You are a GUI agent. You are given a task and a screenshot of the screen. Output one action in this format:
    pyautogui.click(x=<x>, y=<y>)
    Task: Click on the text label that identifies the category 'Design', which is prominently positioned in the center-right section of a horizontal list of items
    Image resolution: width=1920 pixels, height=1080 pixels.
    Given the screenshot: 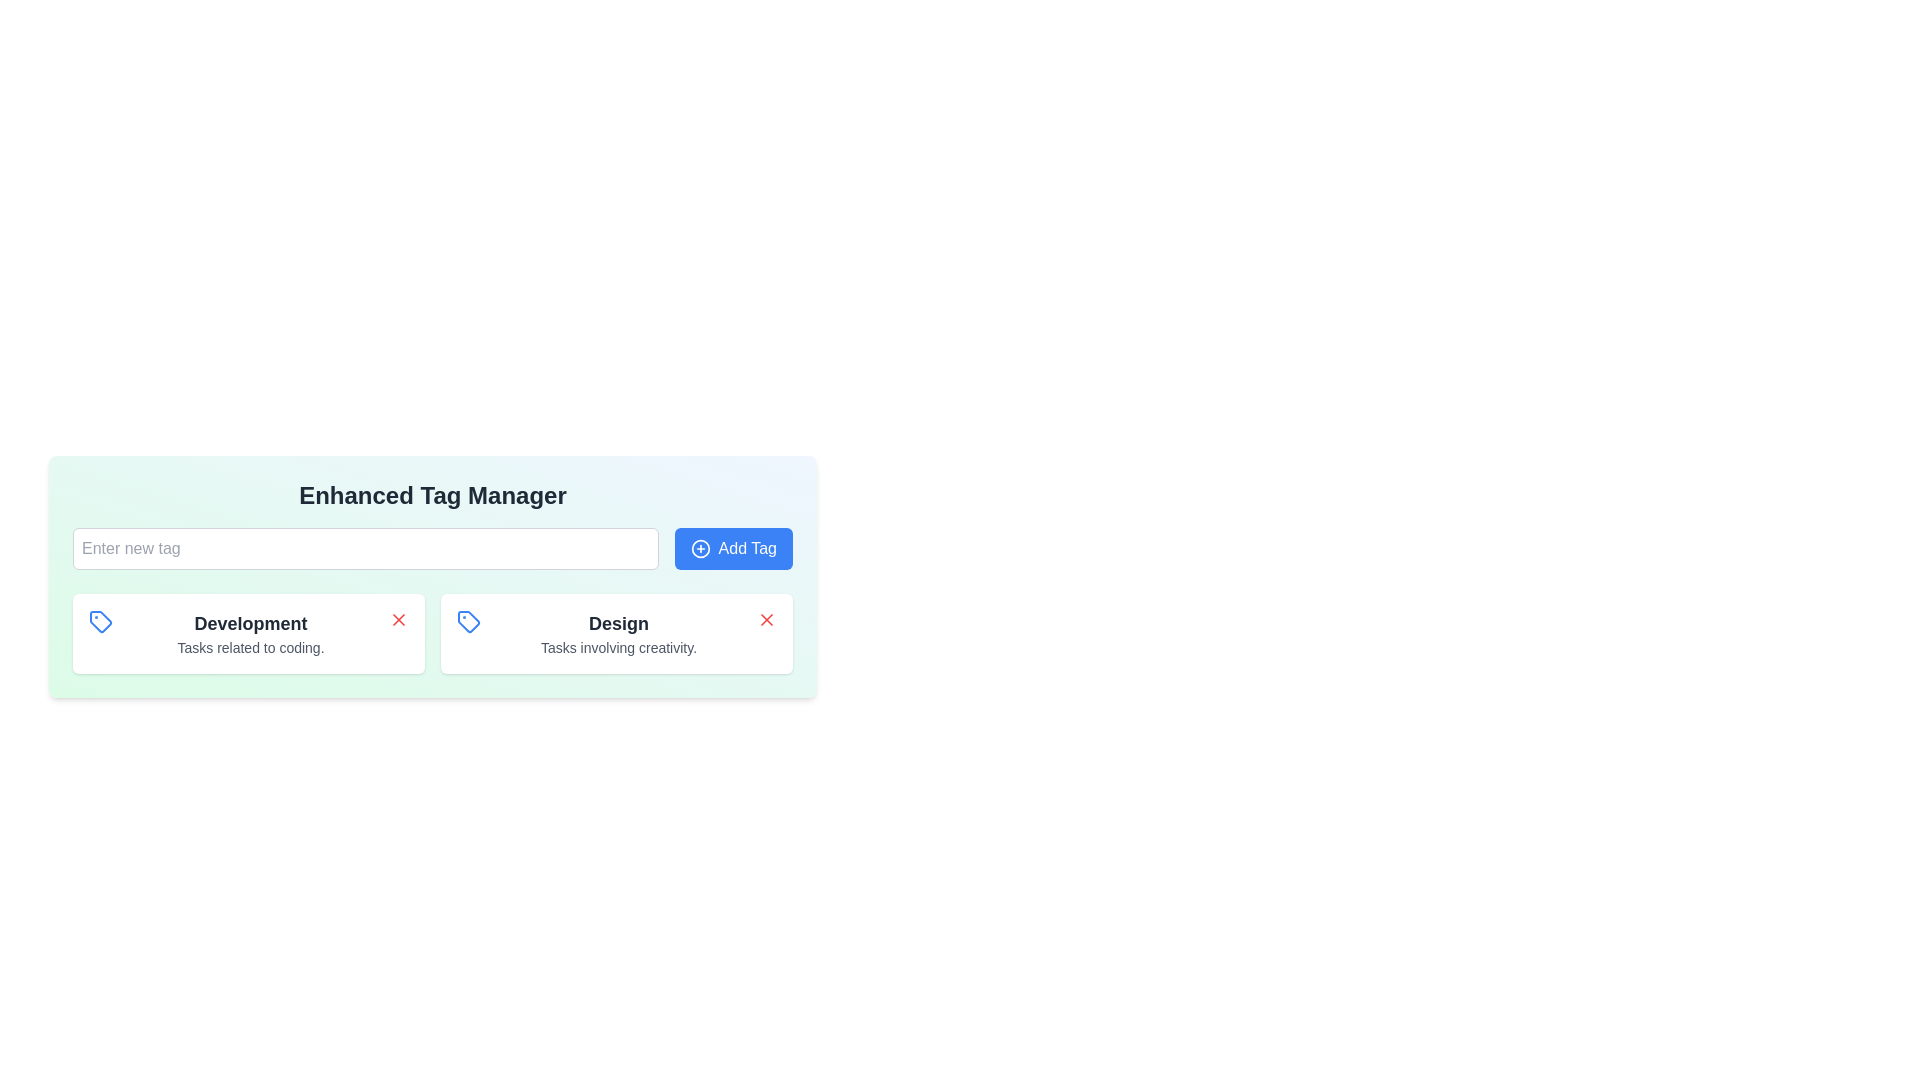 What is the action you would take?
    pyautogui.click(x=618, y=623)
    